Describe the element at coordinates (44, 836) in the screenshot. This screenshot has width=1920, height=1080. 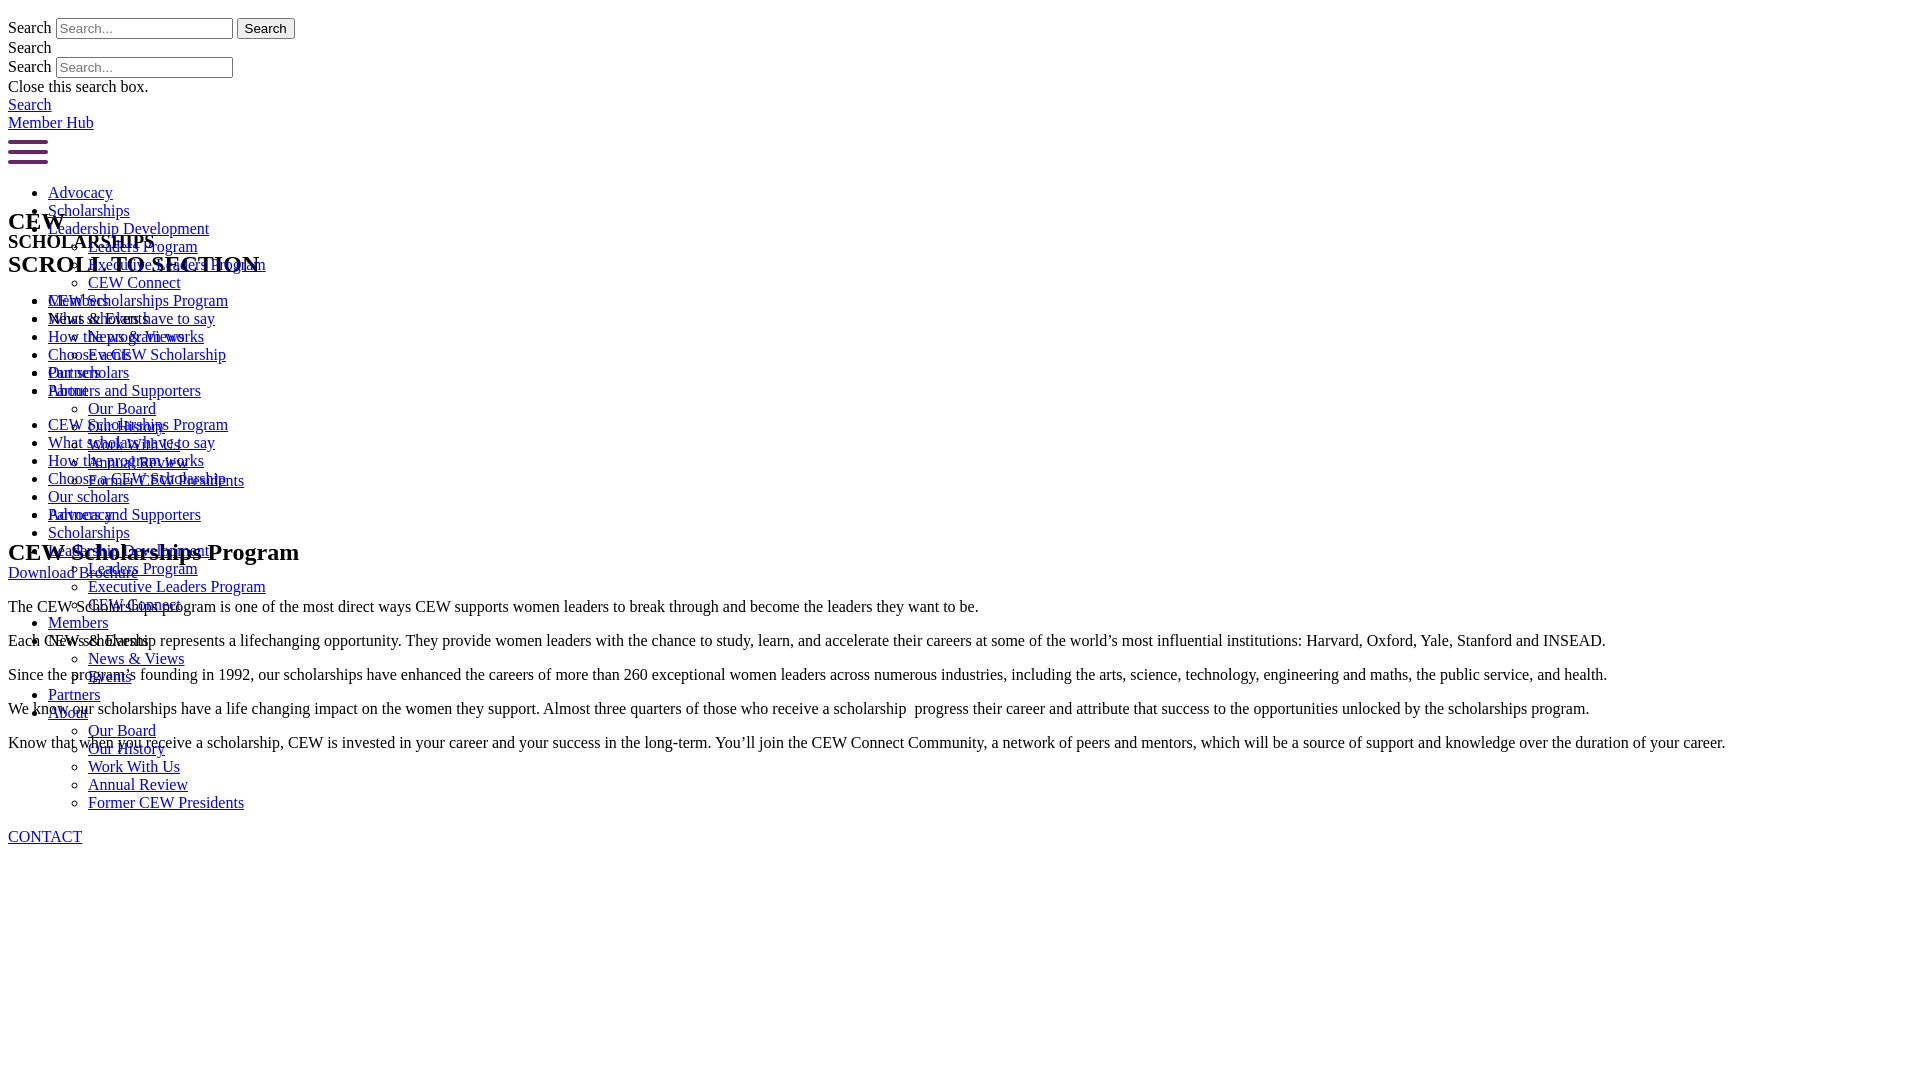
I see `'CONTACT'` at that location.